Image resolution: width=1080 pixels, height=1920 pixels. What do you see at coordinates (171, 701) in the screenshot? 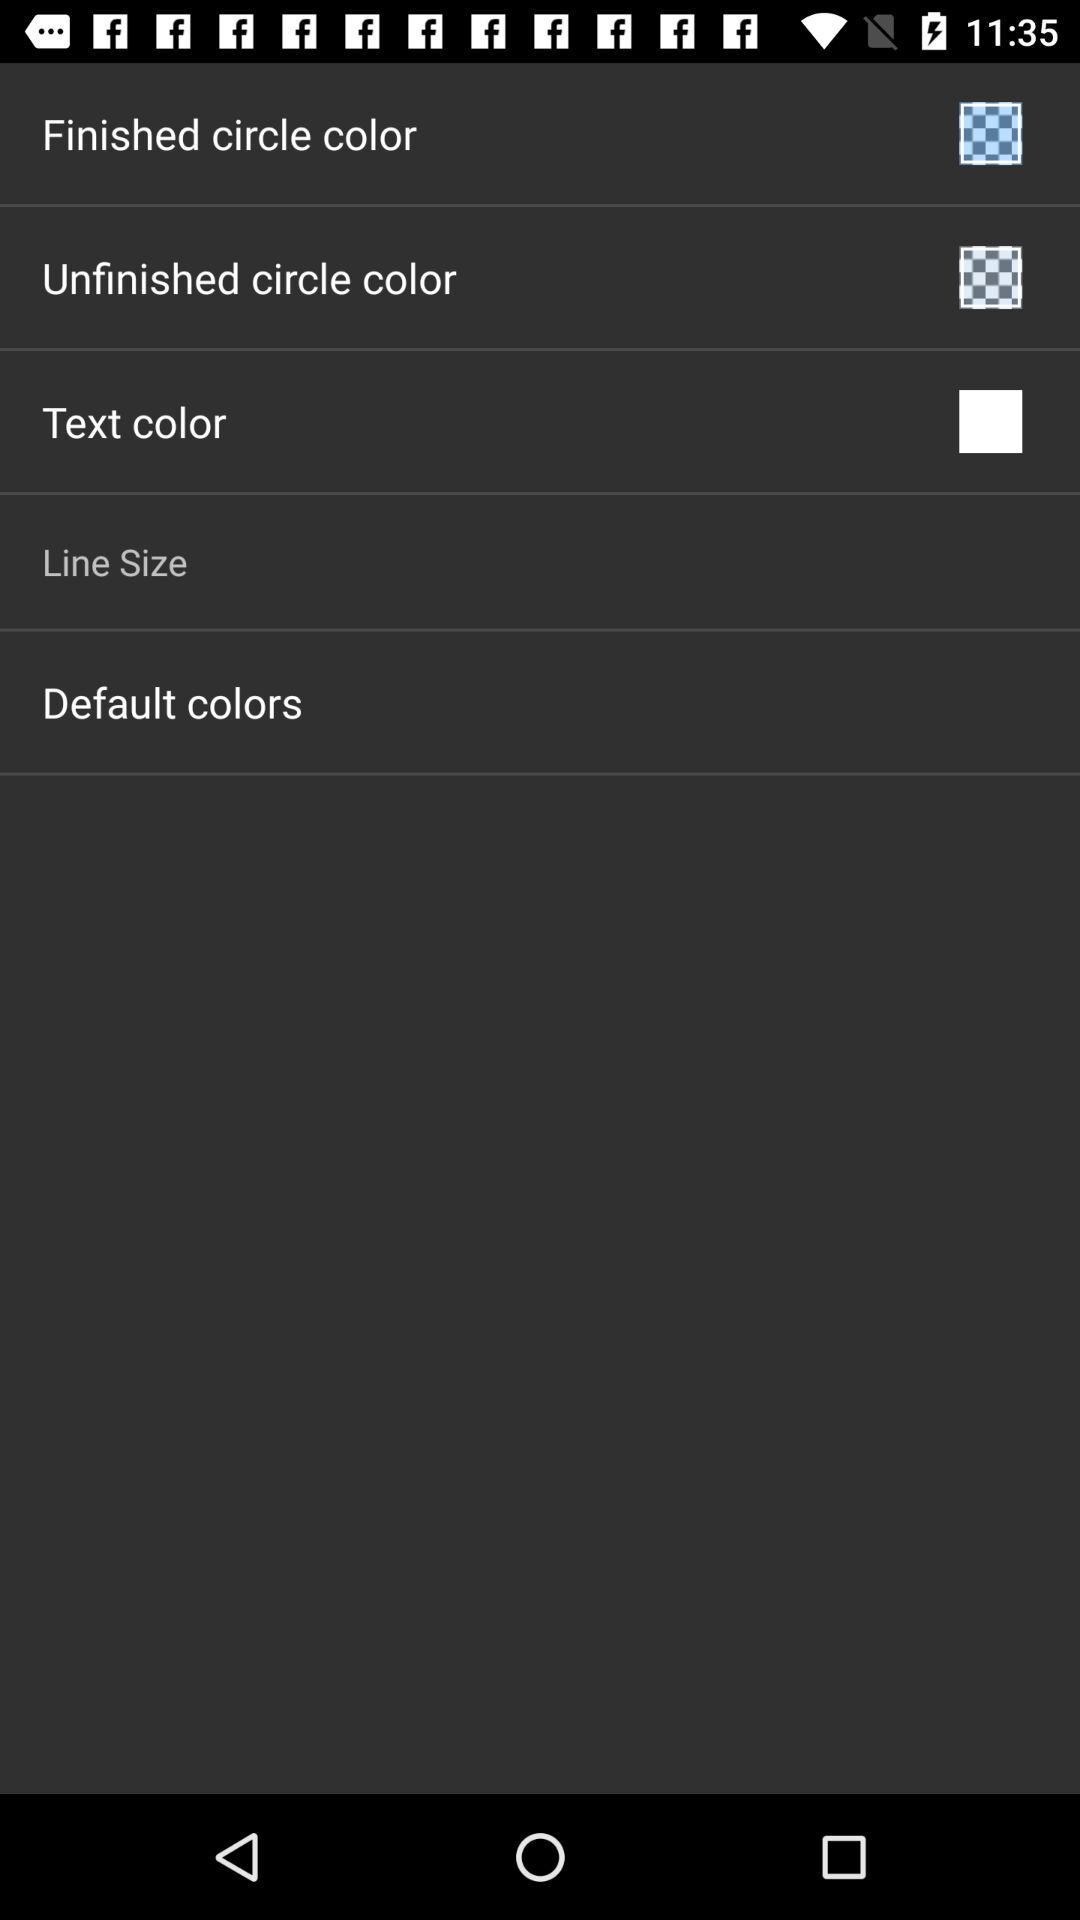
I see `the default colors item` at bounding box center [171, 701].